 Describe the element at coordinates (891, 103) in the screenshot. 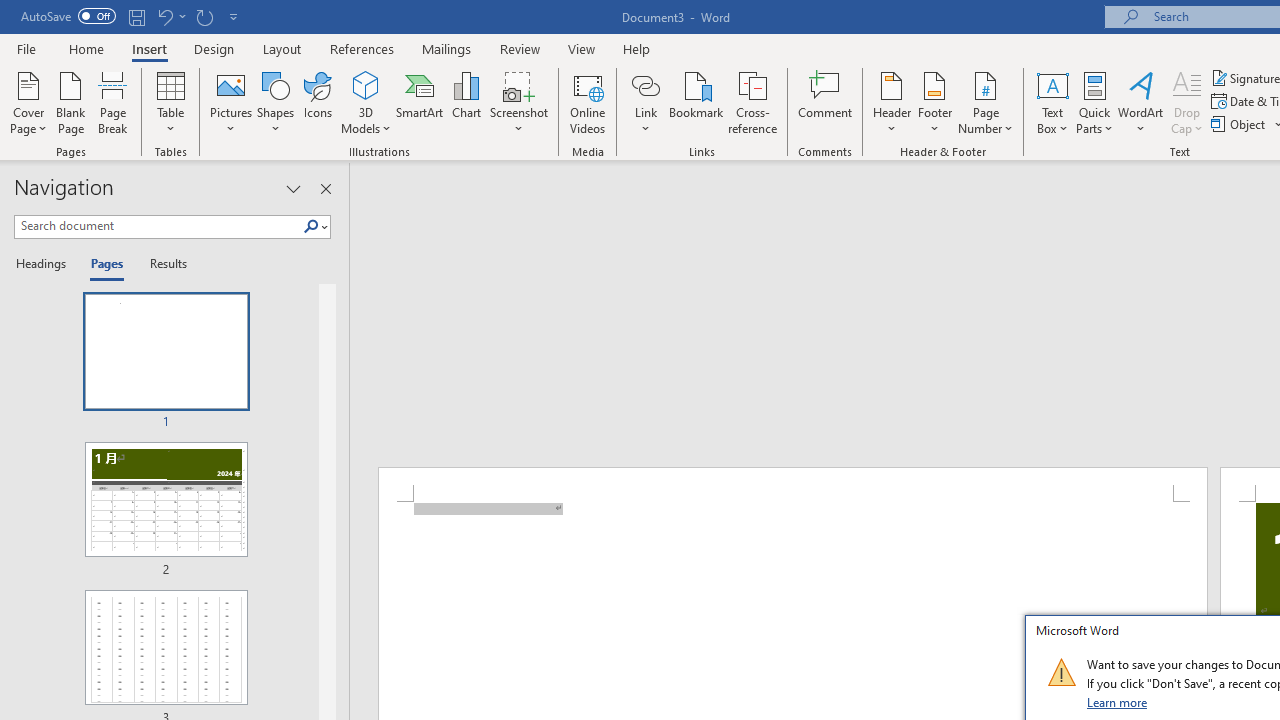

I see `'Header'` at that location.